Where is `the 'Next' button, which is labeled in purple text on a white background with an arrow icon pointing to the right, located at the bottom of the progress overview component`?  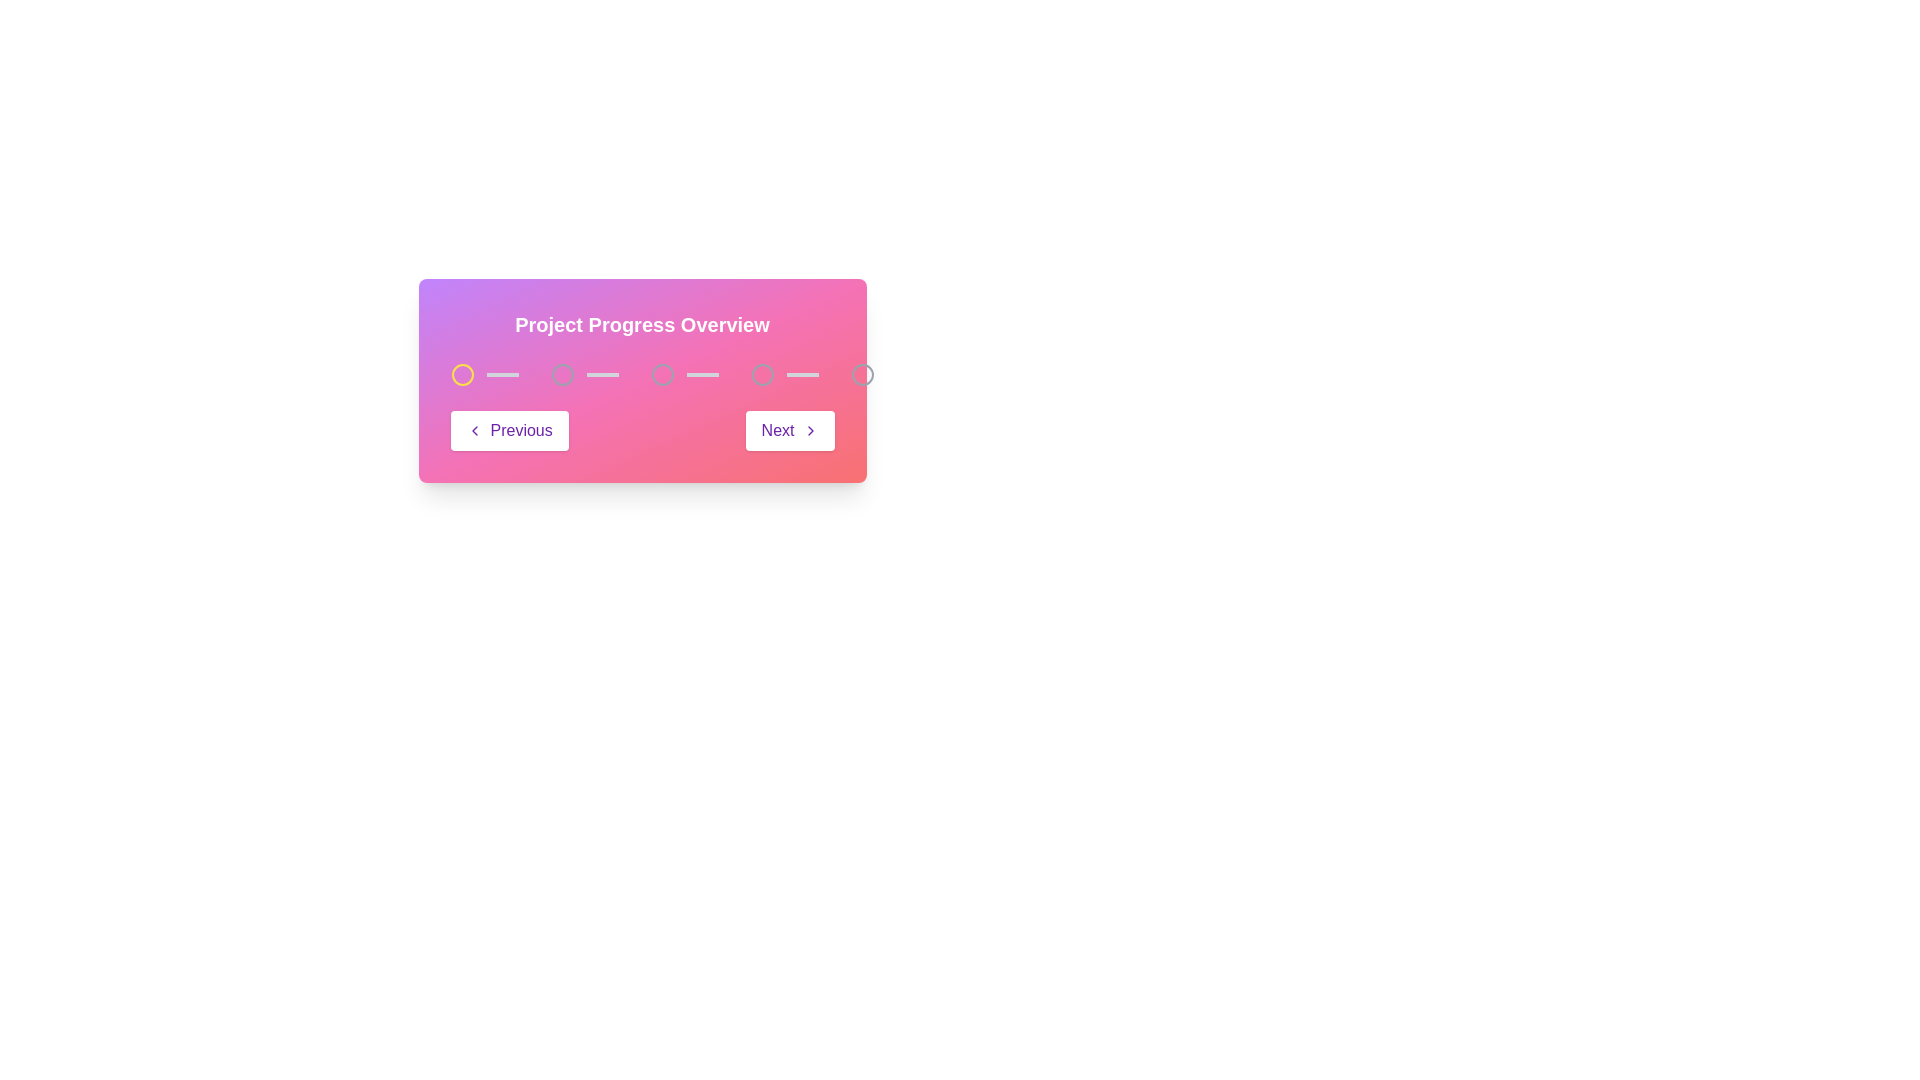
the 'Next' button, which is labeled in purple text on a white background with an arrow icon pointing to the right, located at the bottom of the progress overview component is located at coordinates (789, 430).